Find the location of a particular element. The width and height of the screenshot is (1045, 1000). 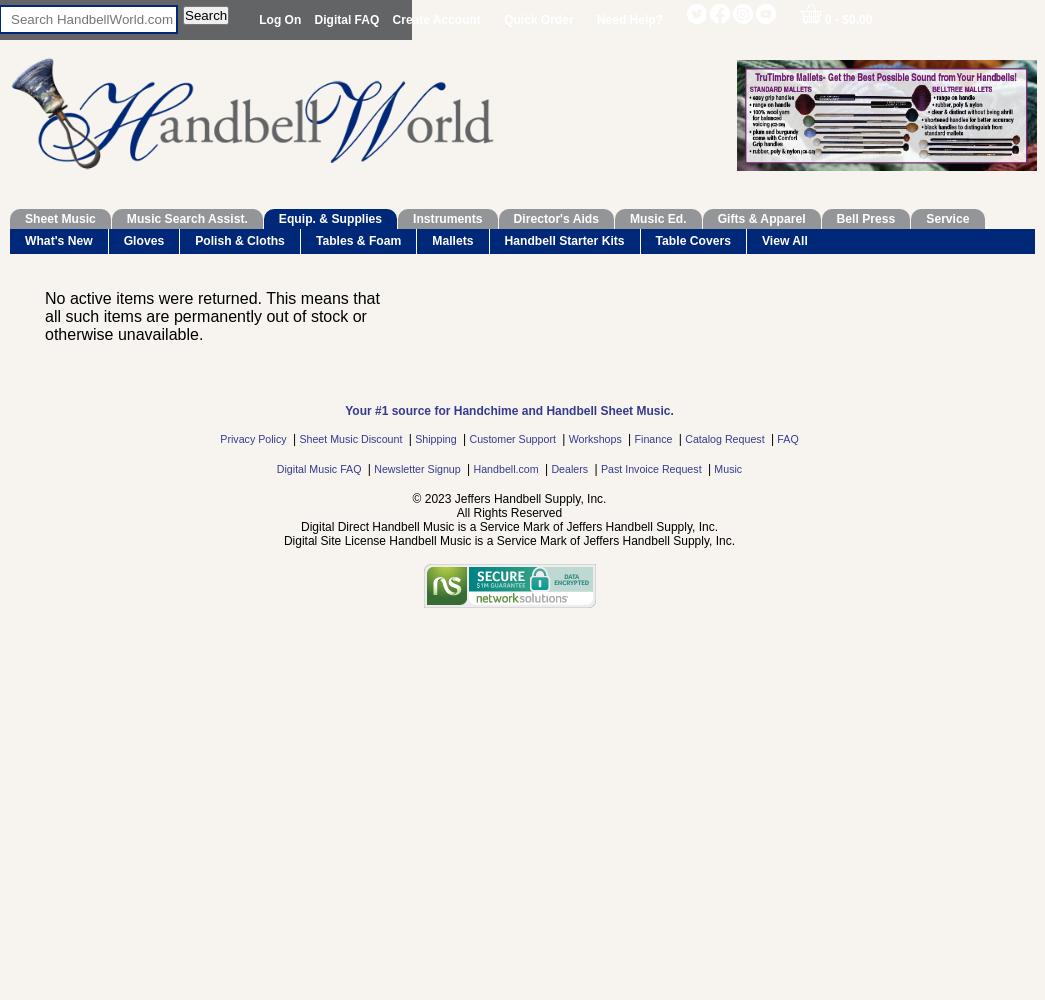

'Finance' is located at coordinates (654, 438).